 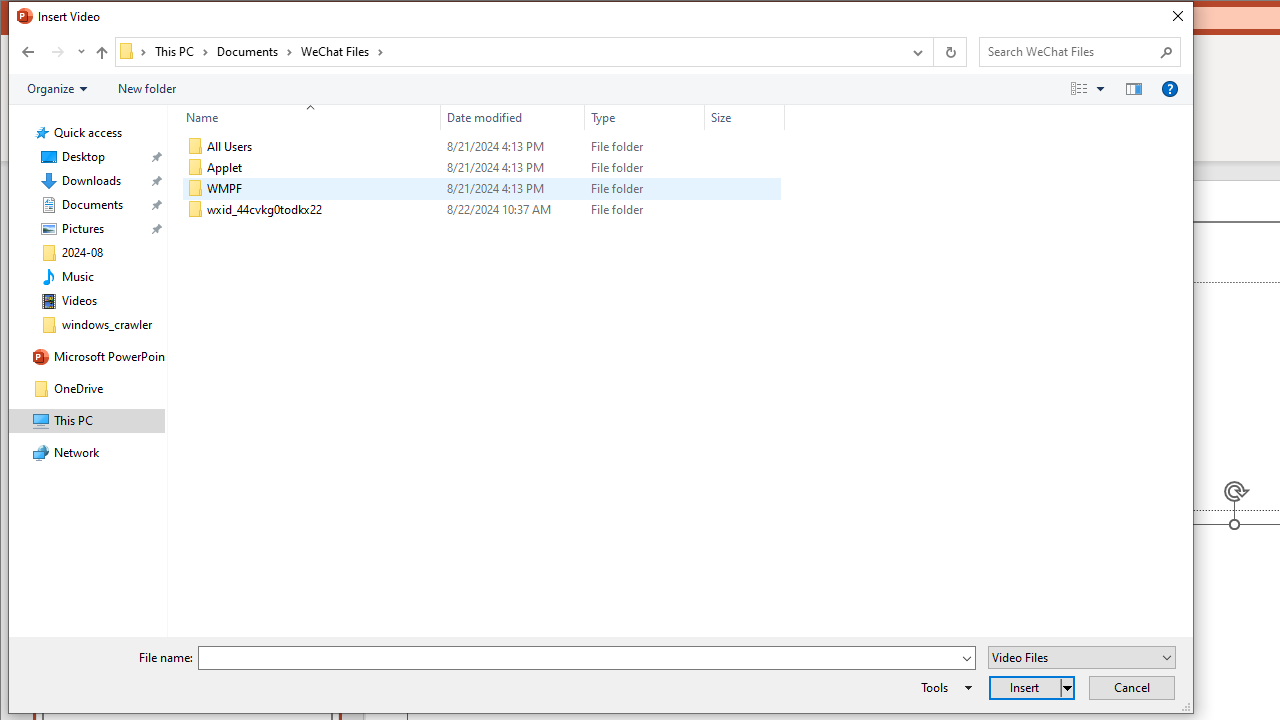 I want to click on 'Address: C:\Users\wangyian\Documents\WeChat Files', so click(x=508, y=50).